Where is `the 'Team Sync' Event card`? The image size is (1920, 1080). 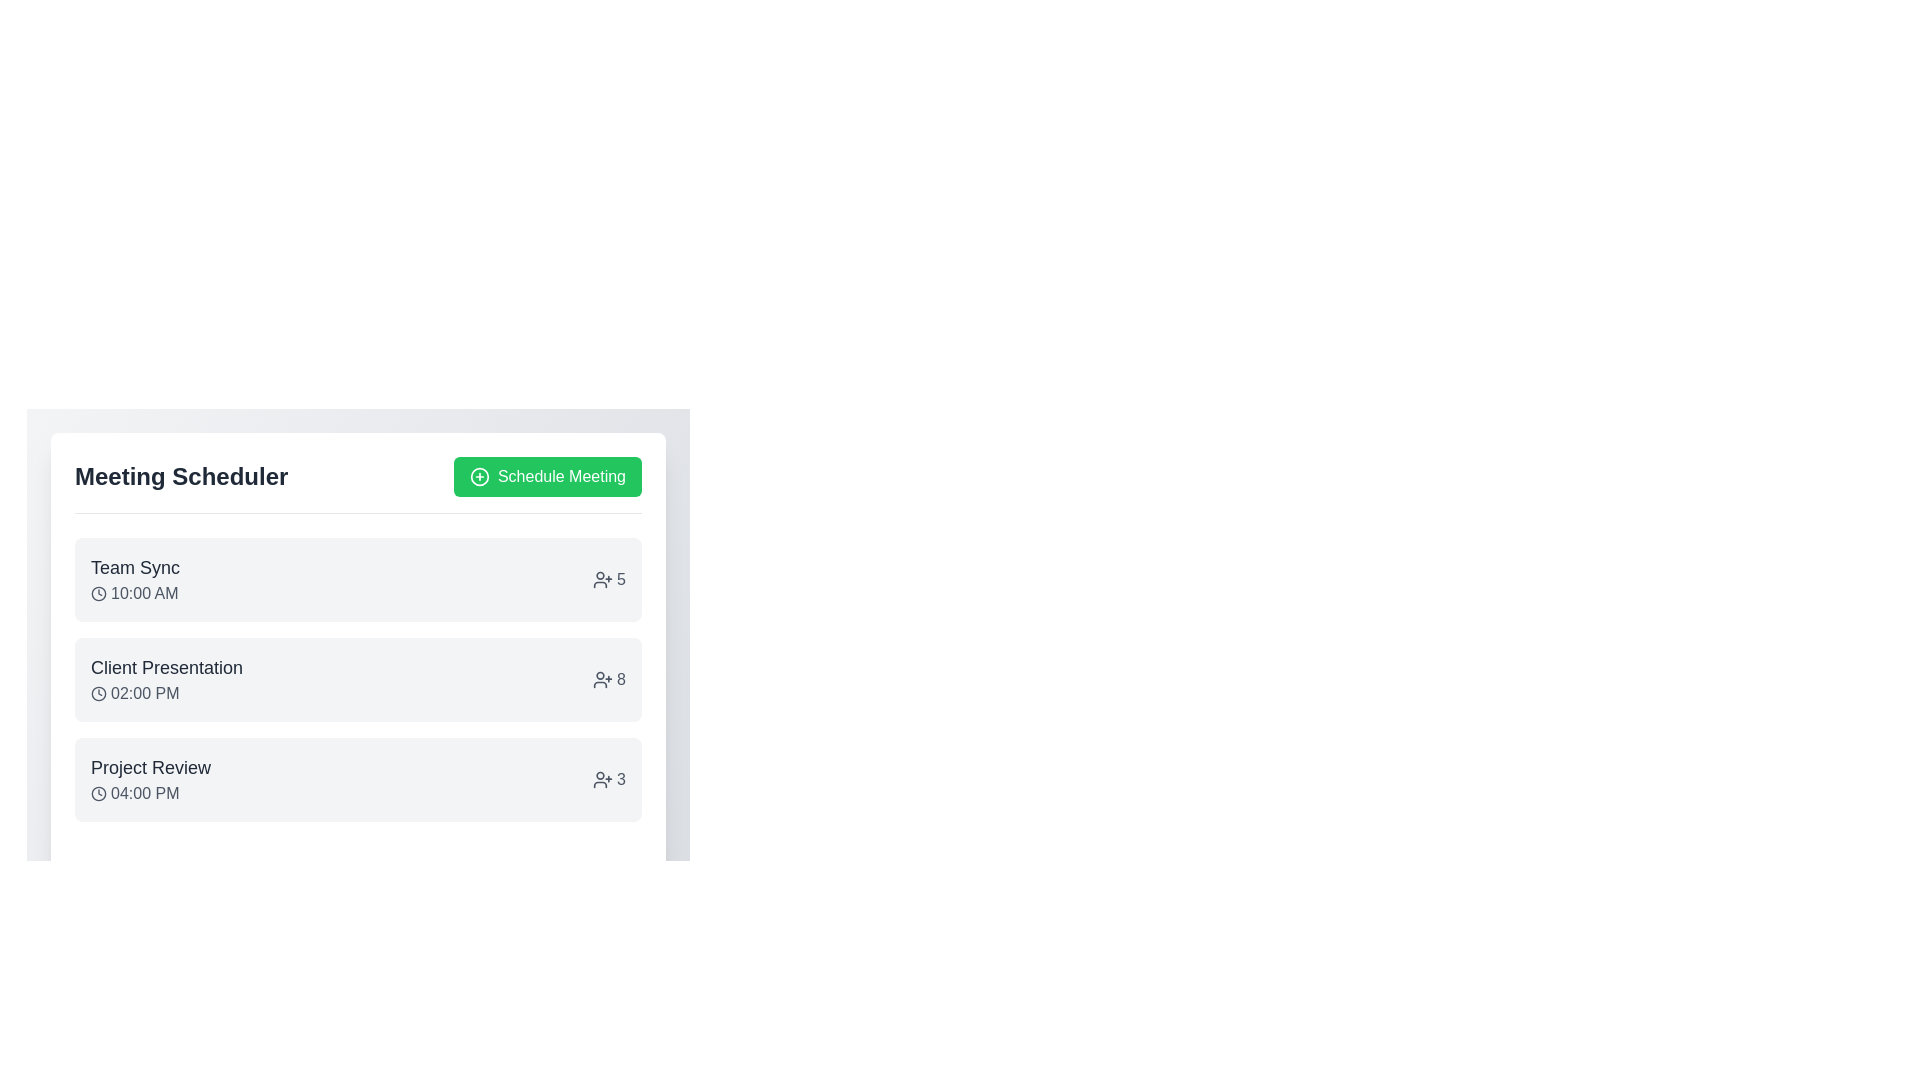
the 'Team Sync' Event card is located at coordinates (358, 579).